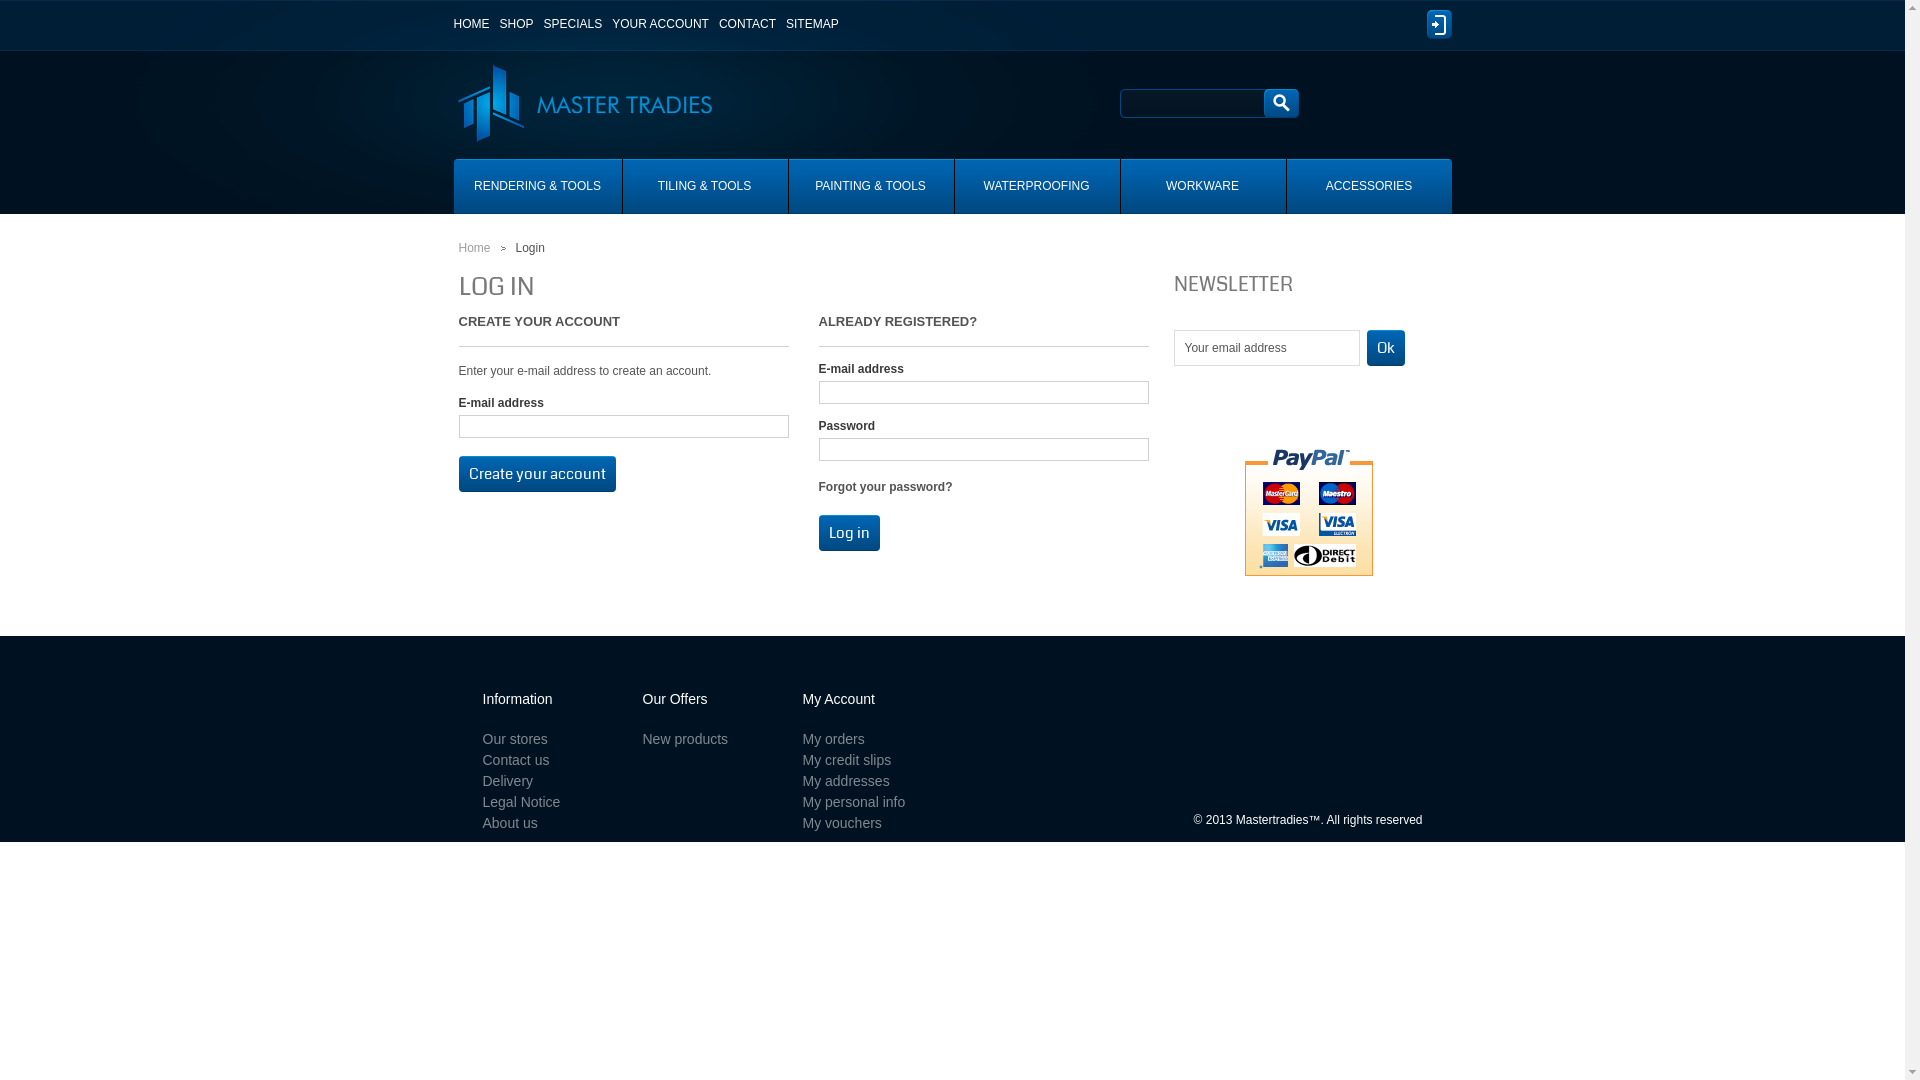 This screenshot has width=1920, height=1080. What do you see at coordinates (507, 779) in the screenshot?
I see `'Delivery'` at bounding box center [507, 779].